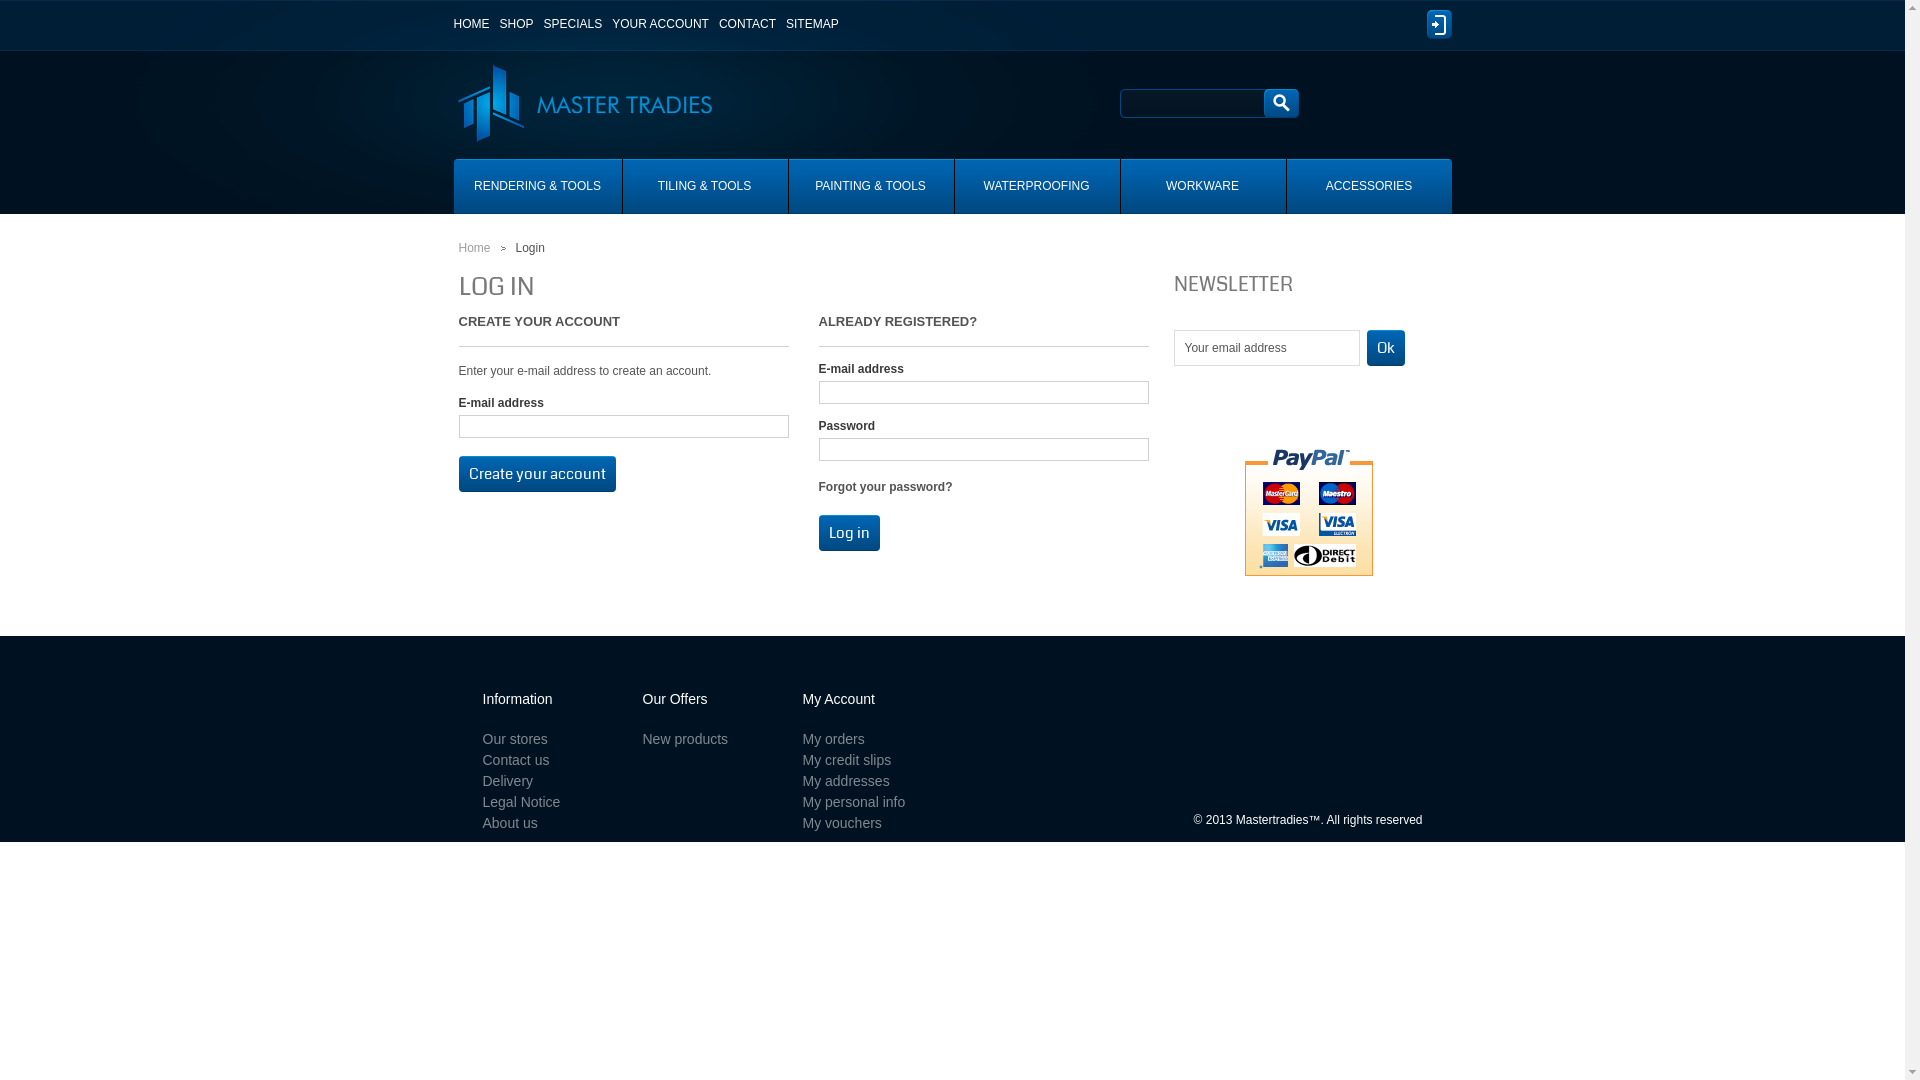 This screenshot has width=1920, height=1080. What do you see at coordinates (507, 779) in the screenshot?
I see `'Delivery'` at bounding box center [507, 779].